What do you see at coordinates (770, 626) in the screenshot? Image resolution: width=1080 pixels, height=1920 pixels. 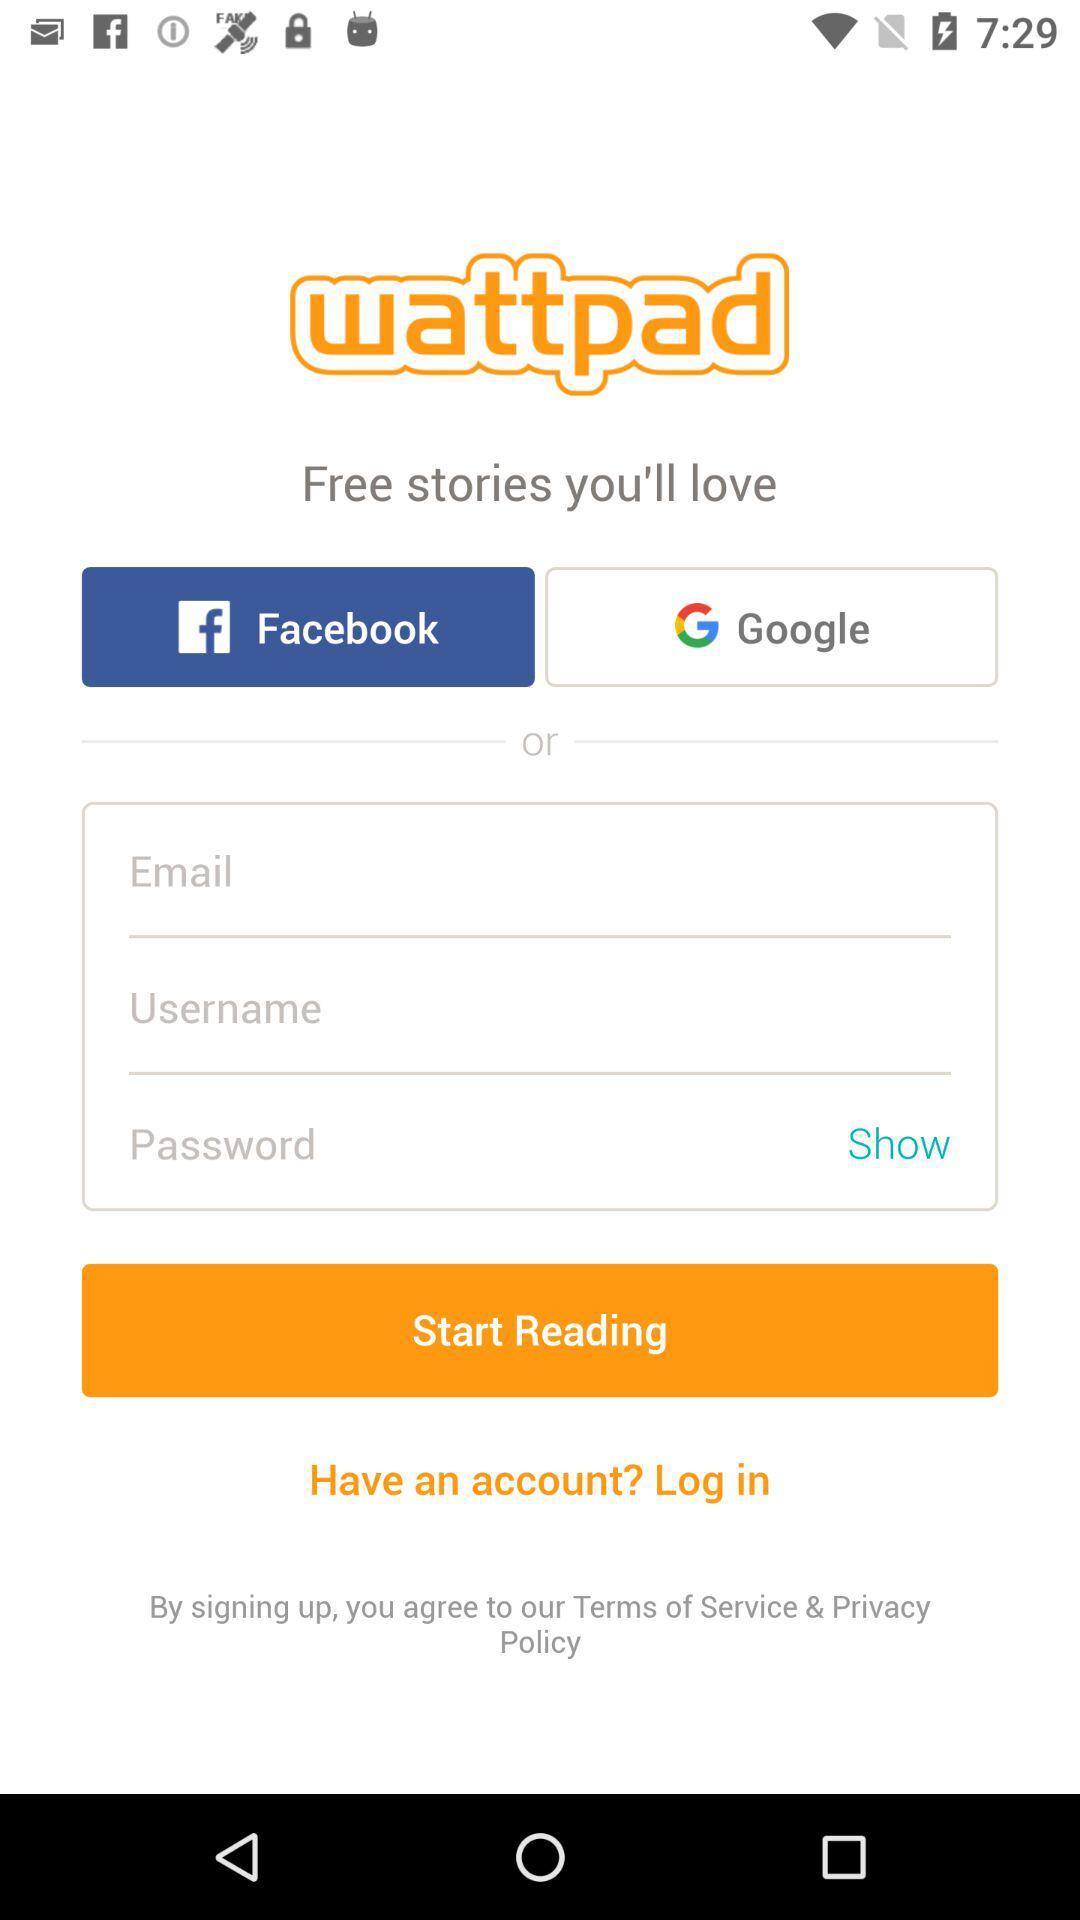 I see `google` at bounding box center [770, 626].